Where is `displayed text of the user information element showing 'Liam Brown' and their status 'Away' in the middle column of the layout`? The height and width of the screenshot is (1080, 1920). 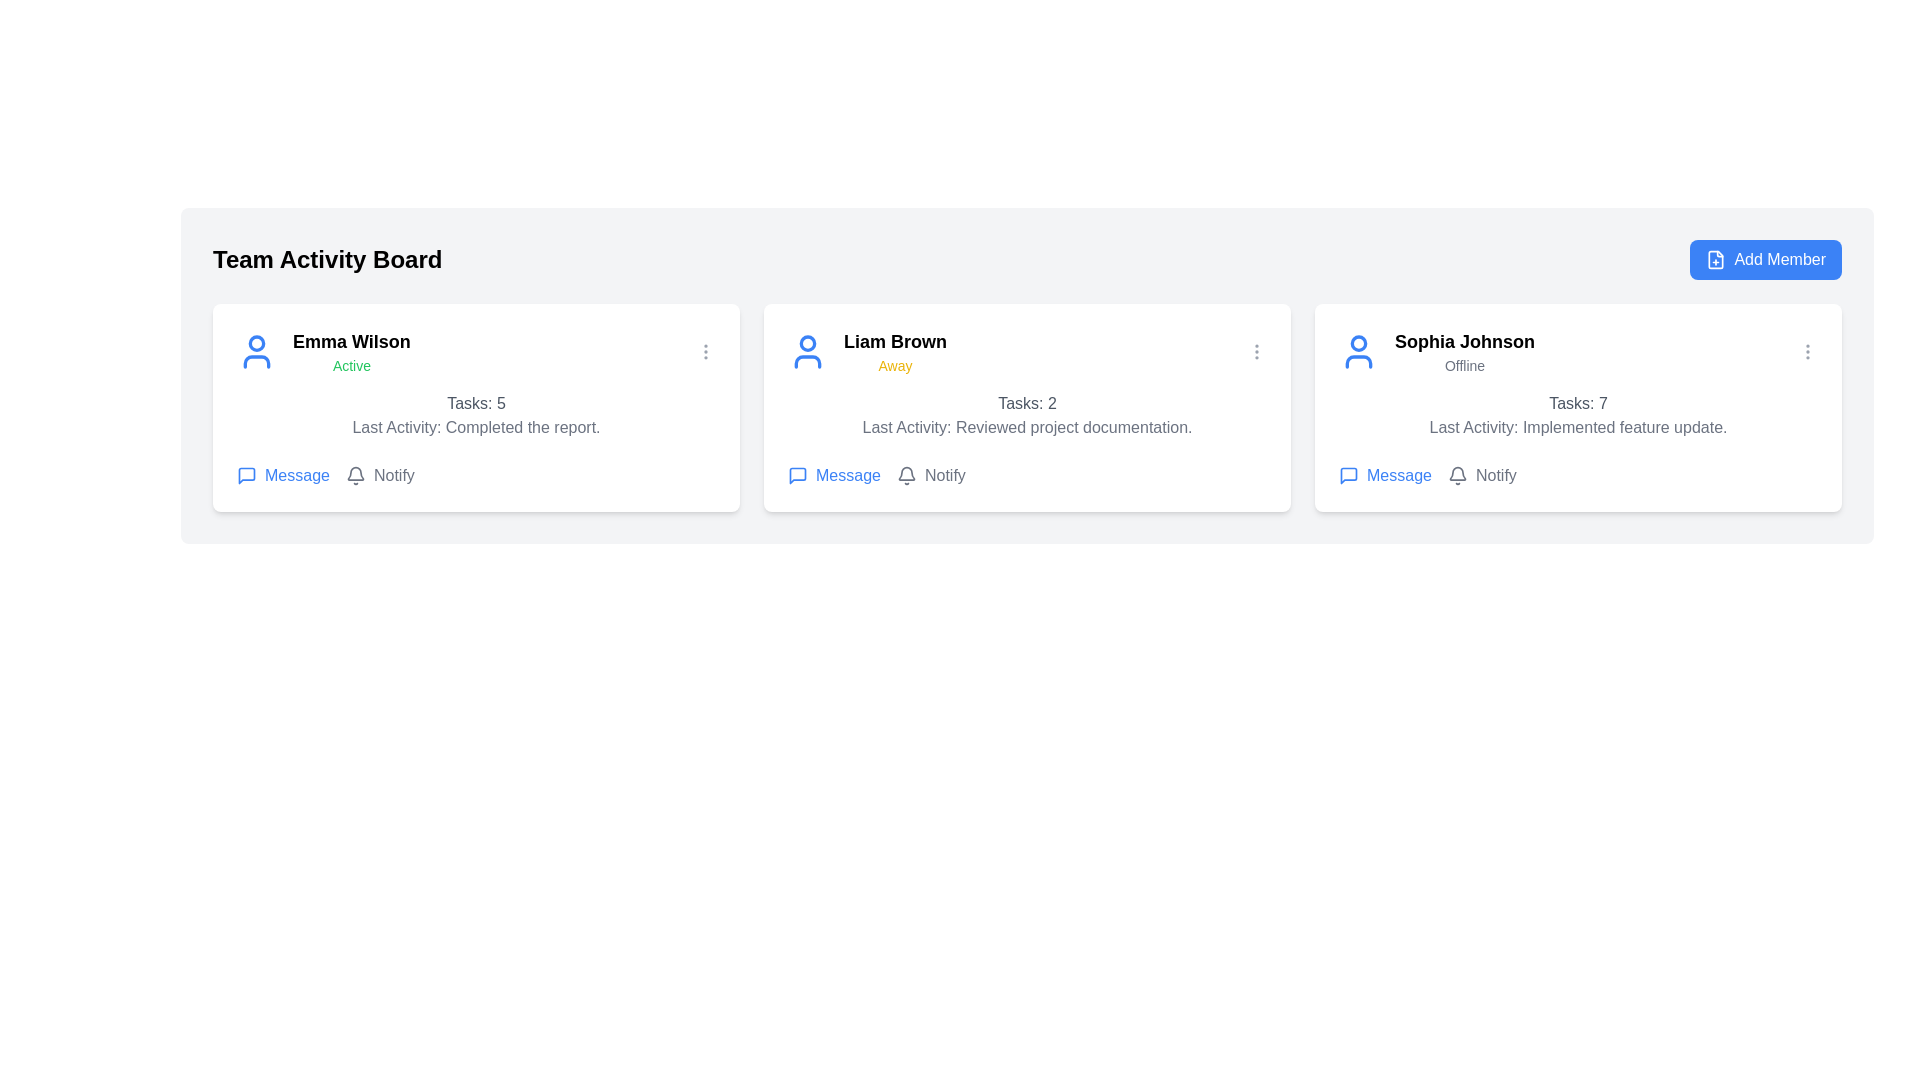
displayed text of the user information element showing 'Liam Brown' and their status 'Away' in the middle column of the layout is located at coordinates (867, 350).